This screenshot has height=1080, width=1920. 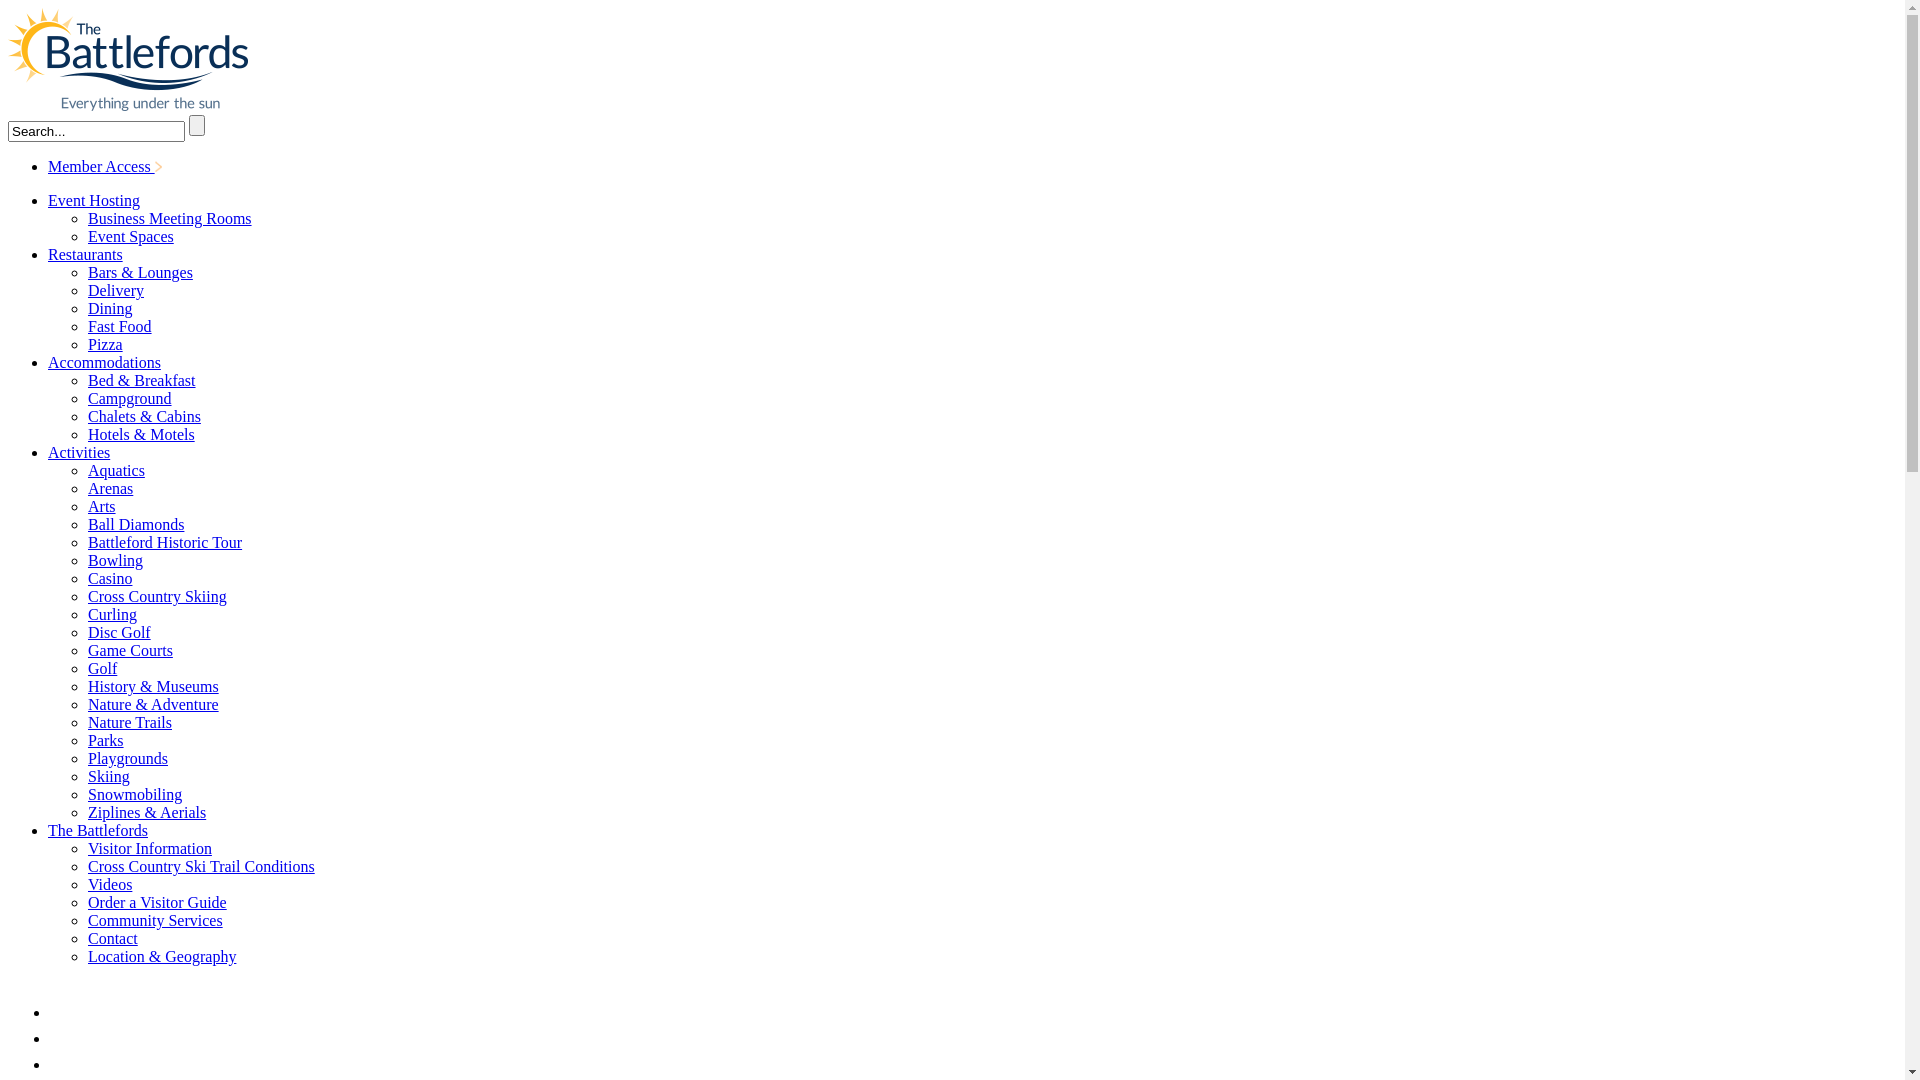 What do you see at coordinates (109, 308) in the screenshot?
I see `'Dining'` at bounding box center [109, 308].